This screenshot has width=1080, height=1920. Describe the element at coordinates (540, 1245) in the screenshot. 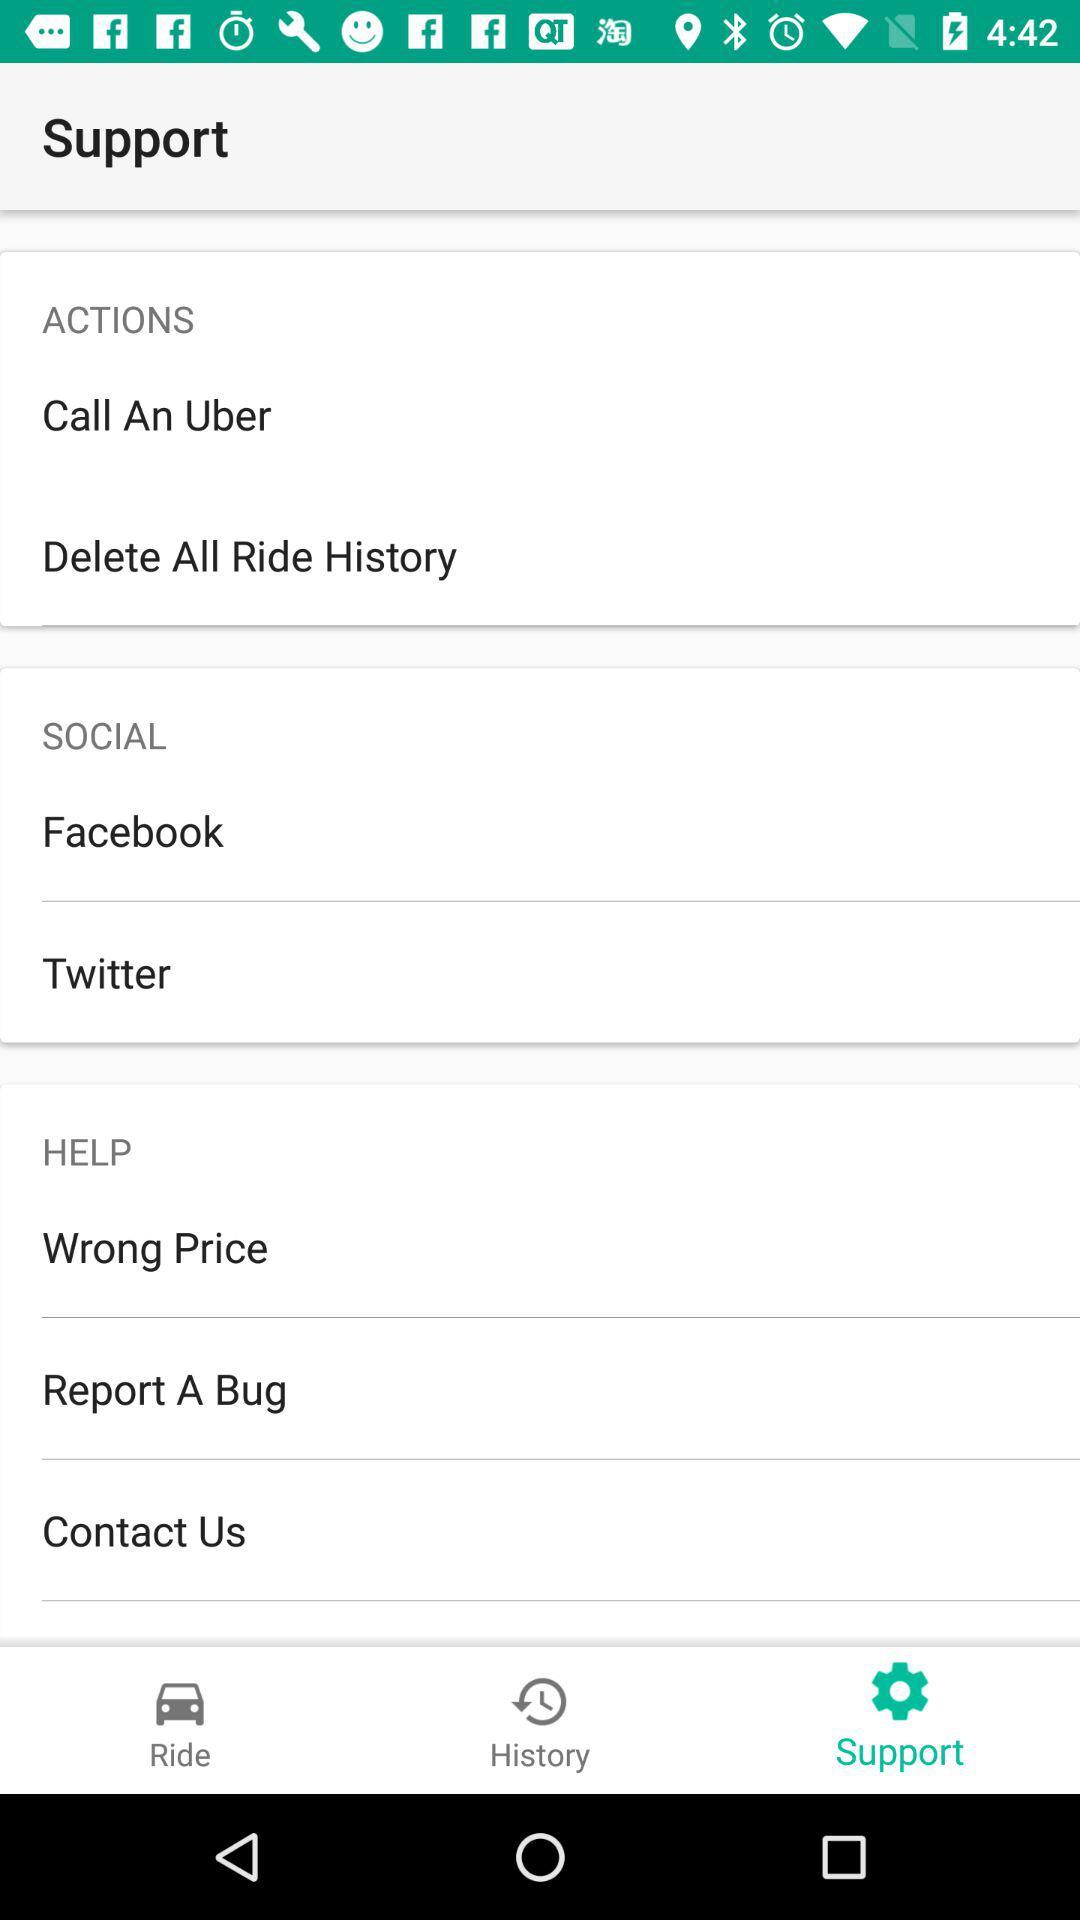

I see `wrong price` at that location.